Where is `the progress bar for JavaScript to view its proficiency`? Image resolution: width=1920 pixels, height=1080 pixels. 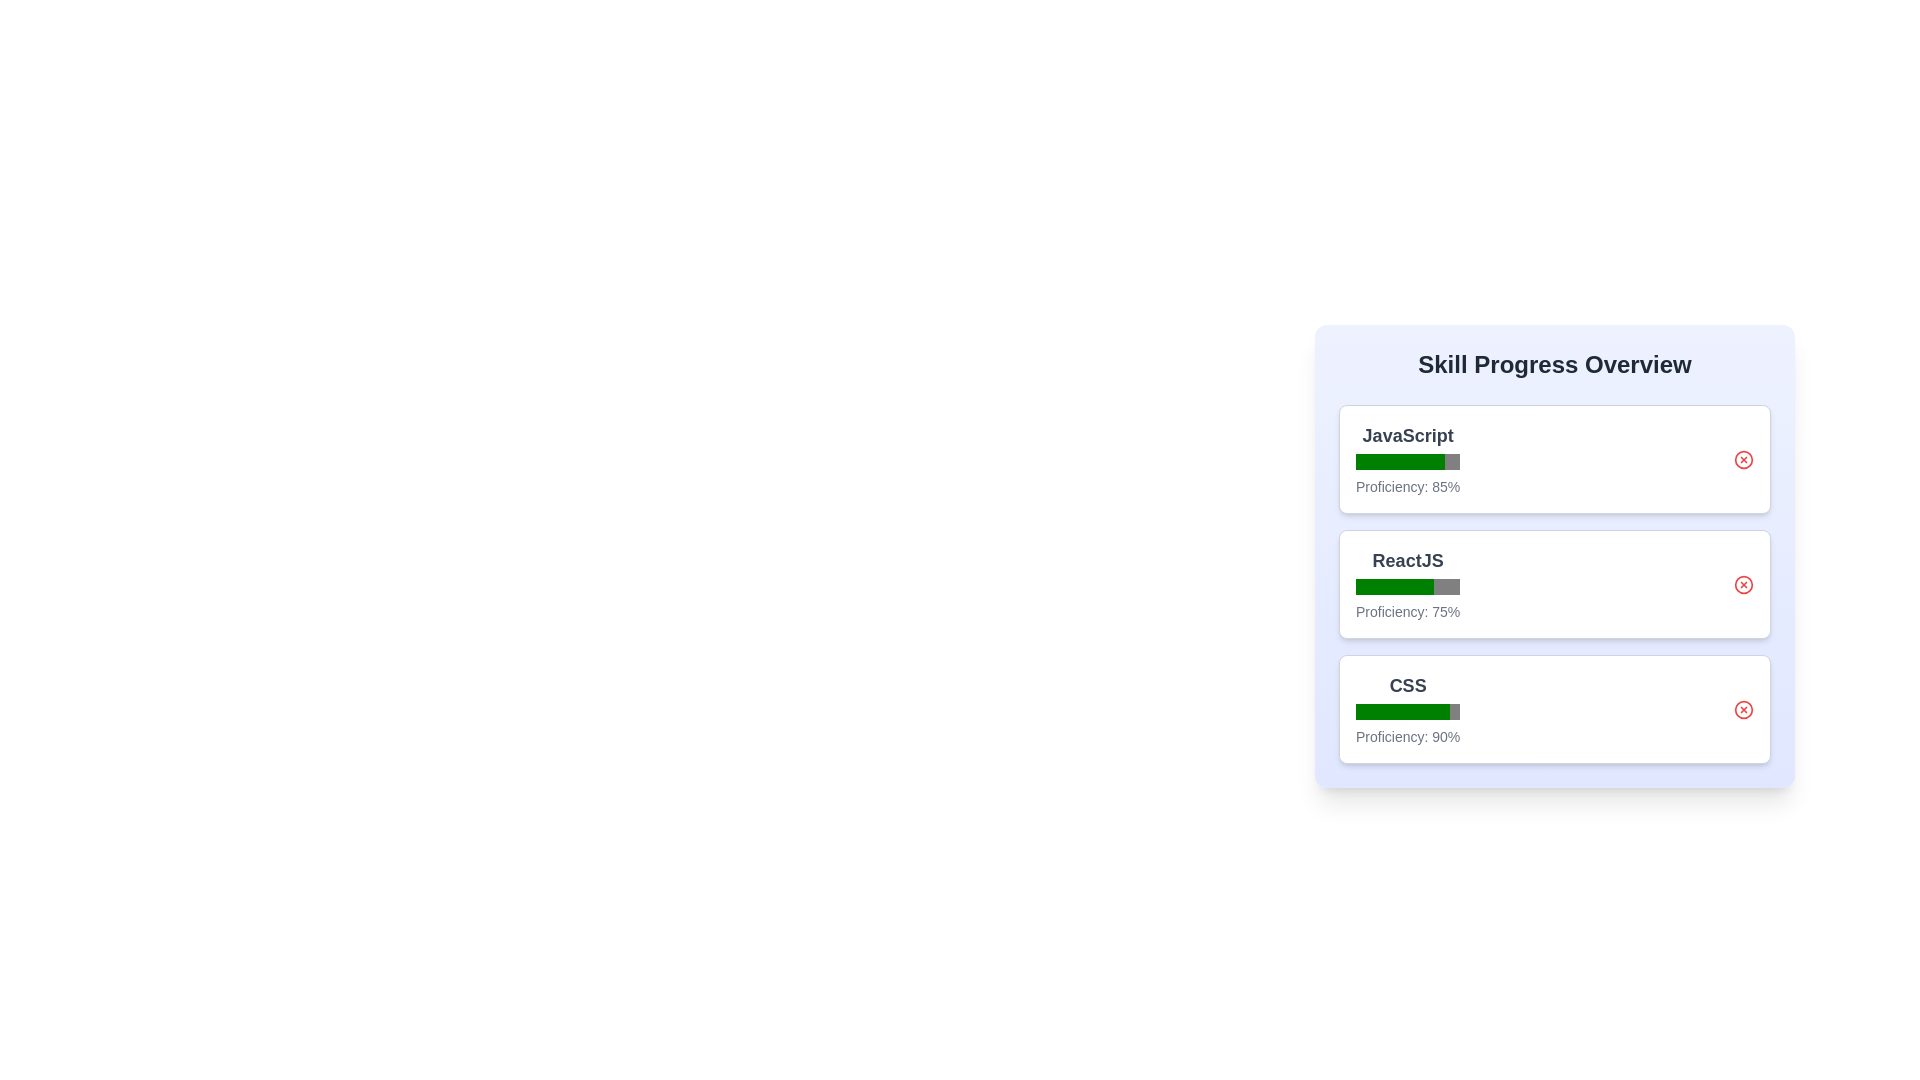 the progress bar for JavaScript to view its proficiency is located at coordinates (1406, 462).